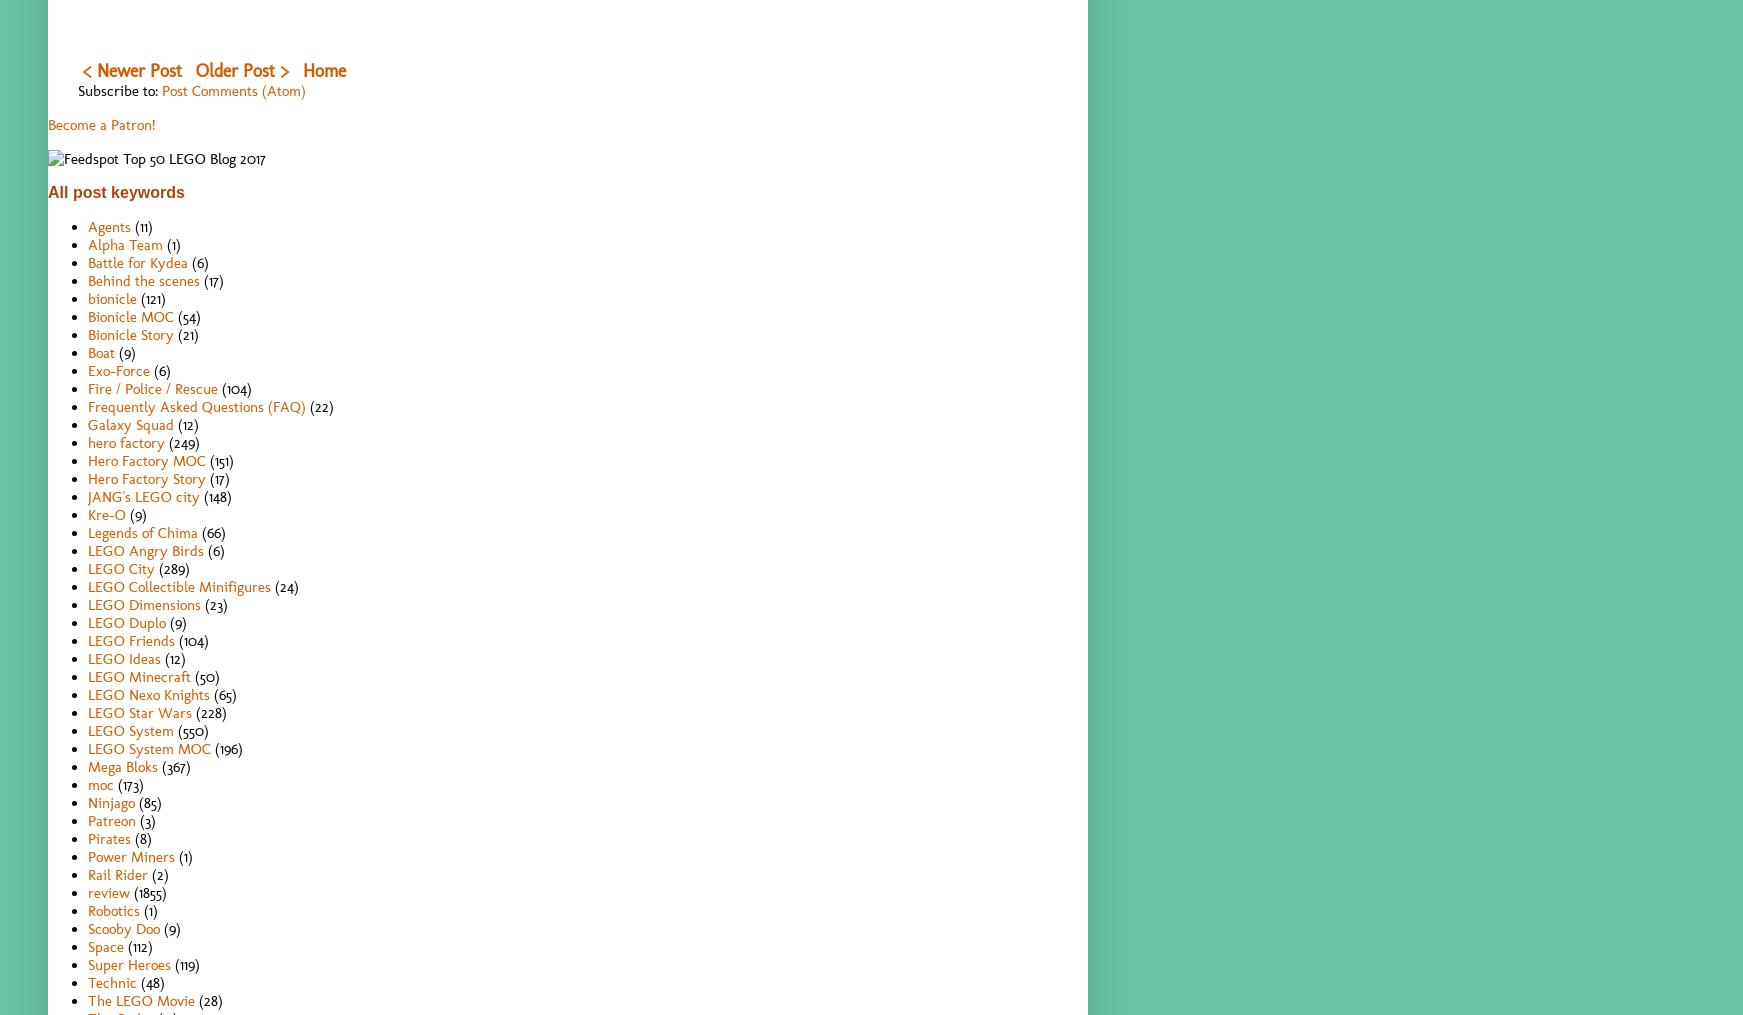  What do you see at coordinates (104, 945) in the screenshot?
I see `'Space'` at bounding box center [104, 945].